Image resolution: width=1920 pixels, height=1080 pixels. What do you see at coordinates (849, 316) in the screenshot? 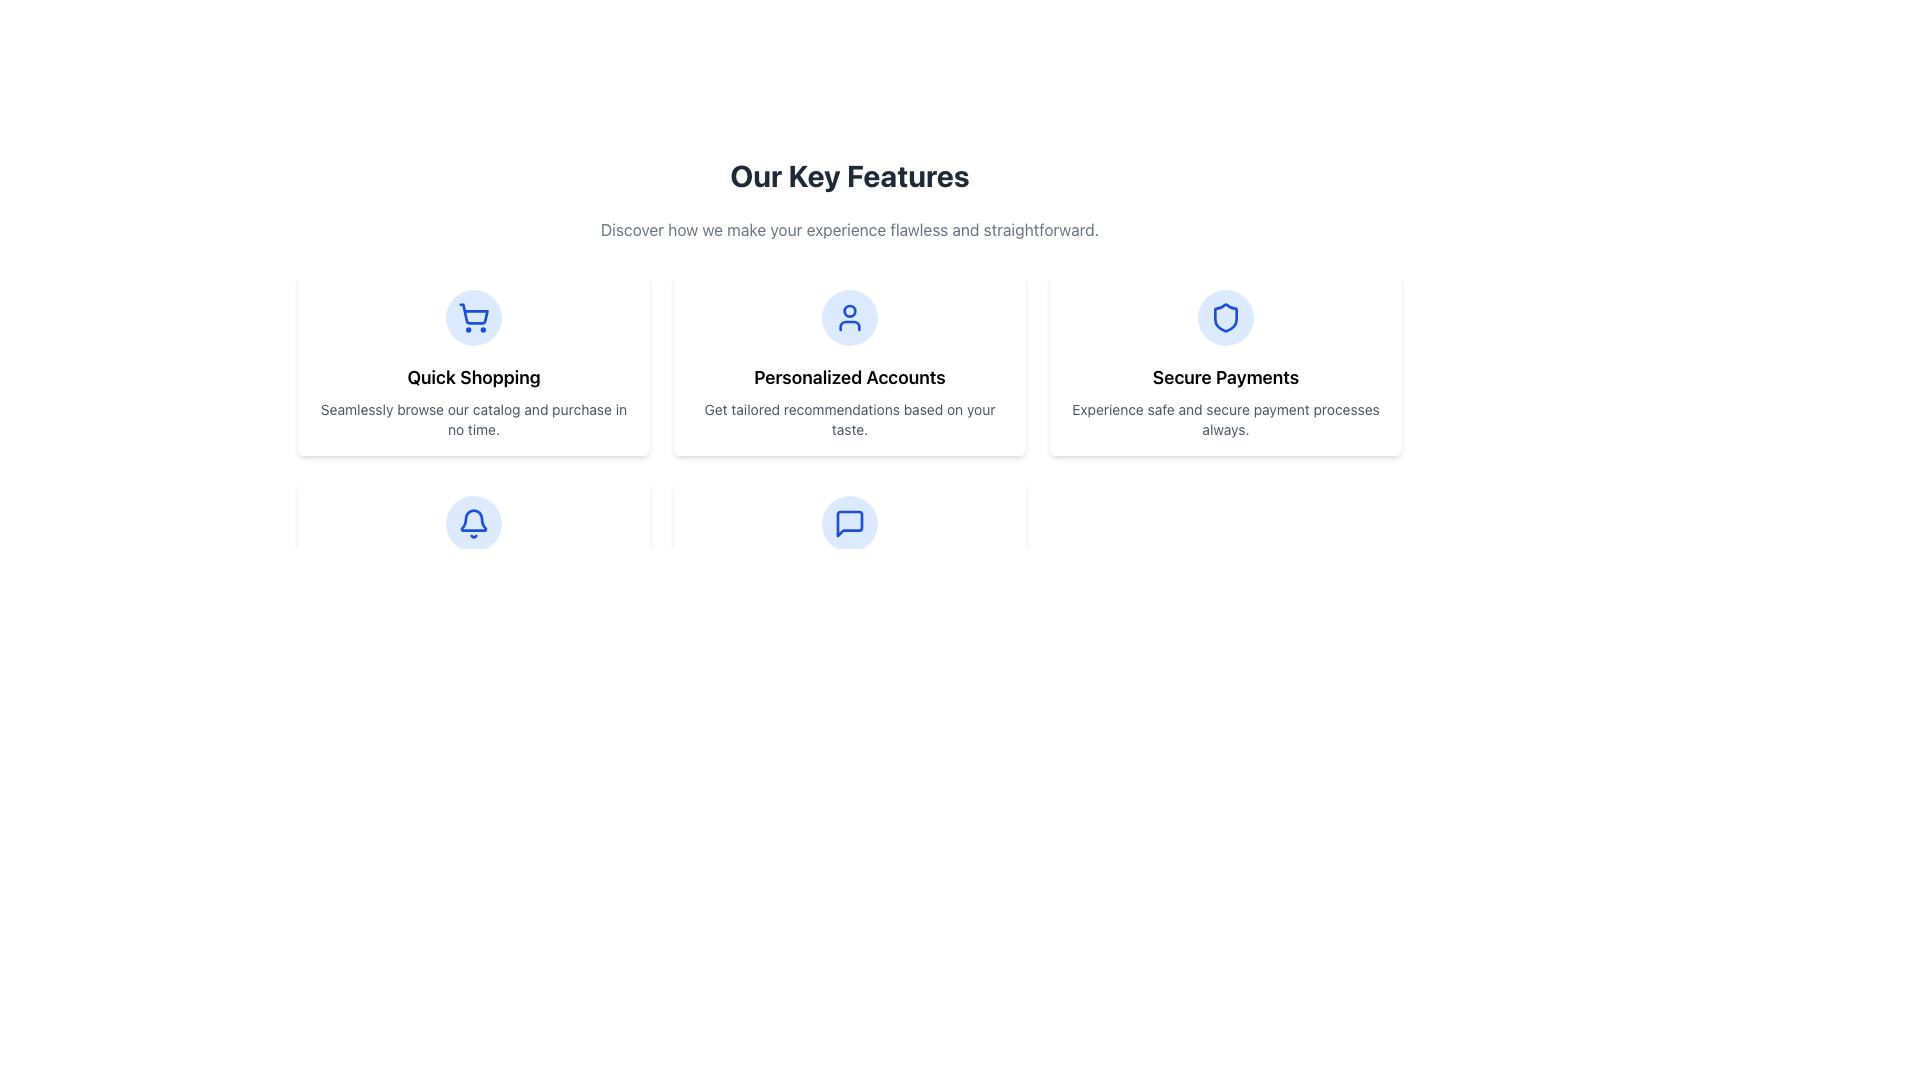
I see `the blue circular icon with a user silhouette inside, located at the top of the 'Personalized Accounts' card` at bounding box center [849, 316].